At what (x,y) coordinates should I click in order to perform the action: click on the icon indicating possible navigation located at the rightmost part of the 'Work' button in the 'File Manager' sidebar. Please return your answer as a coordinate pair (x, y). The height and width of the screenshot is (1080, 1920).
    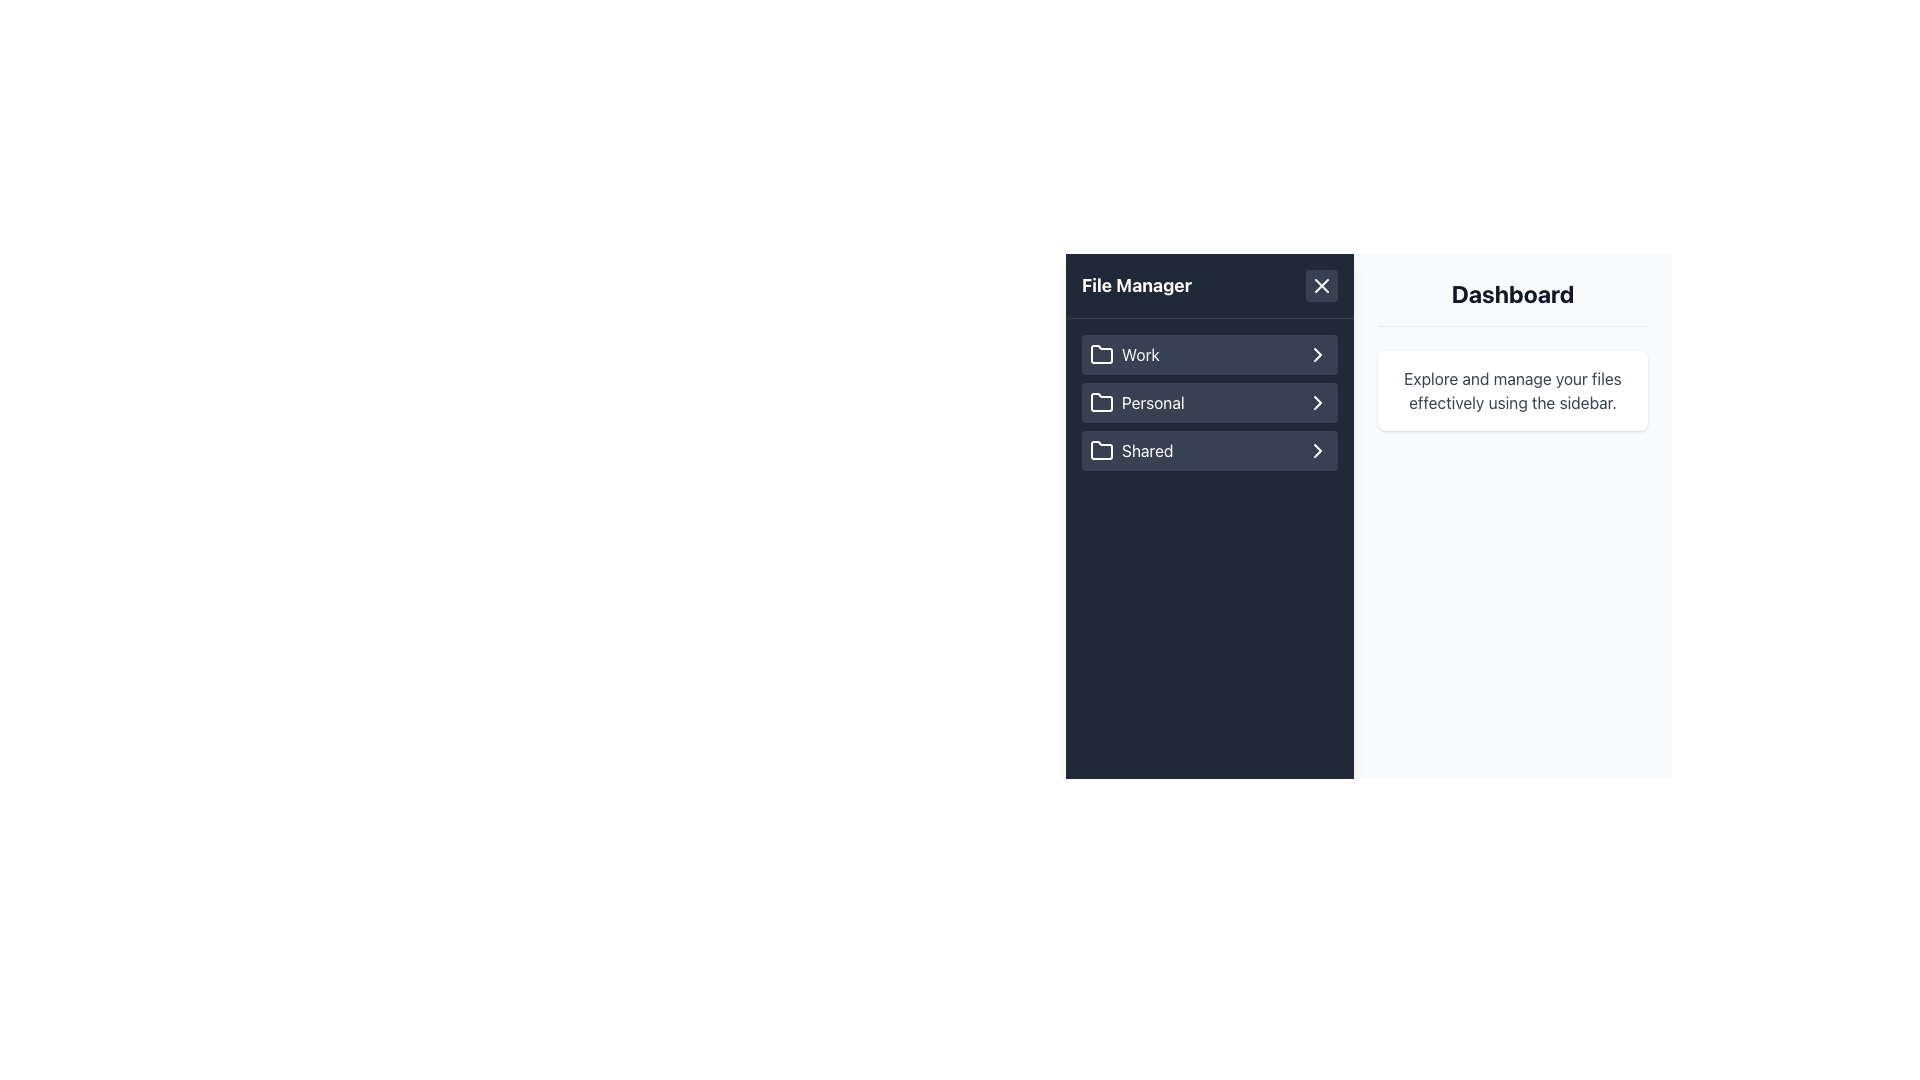
    Looking at the image, I should click on (1318, 353).